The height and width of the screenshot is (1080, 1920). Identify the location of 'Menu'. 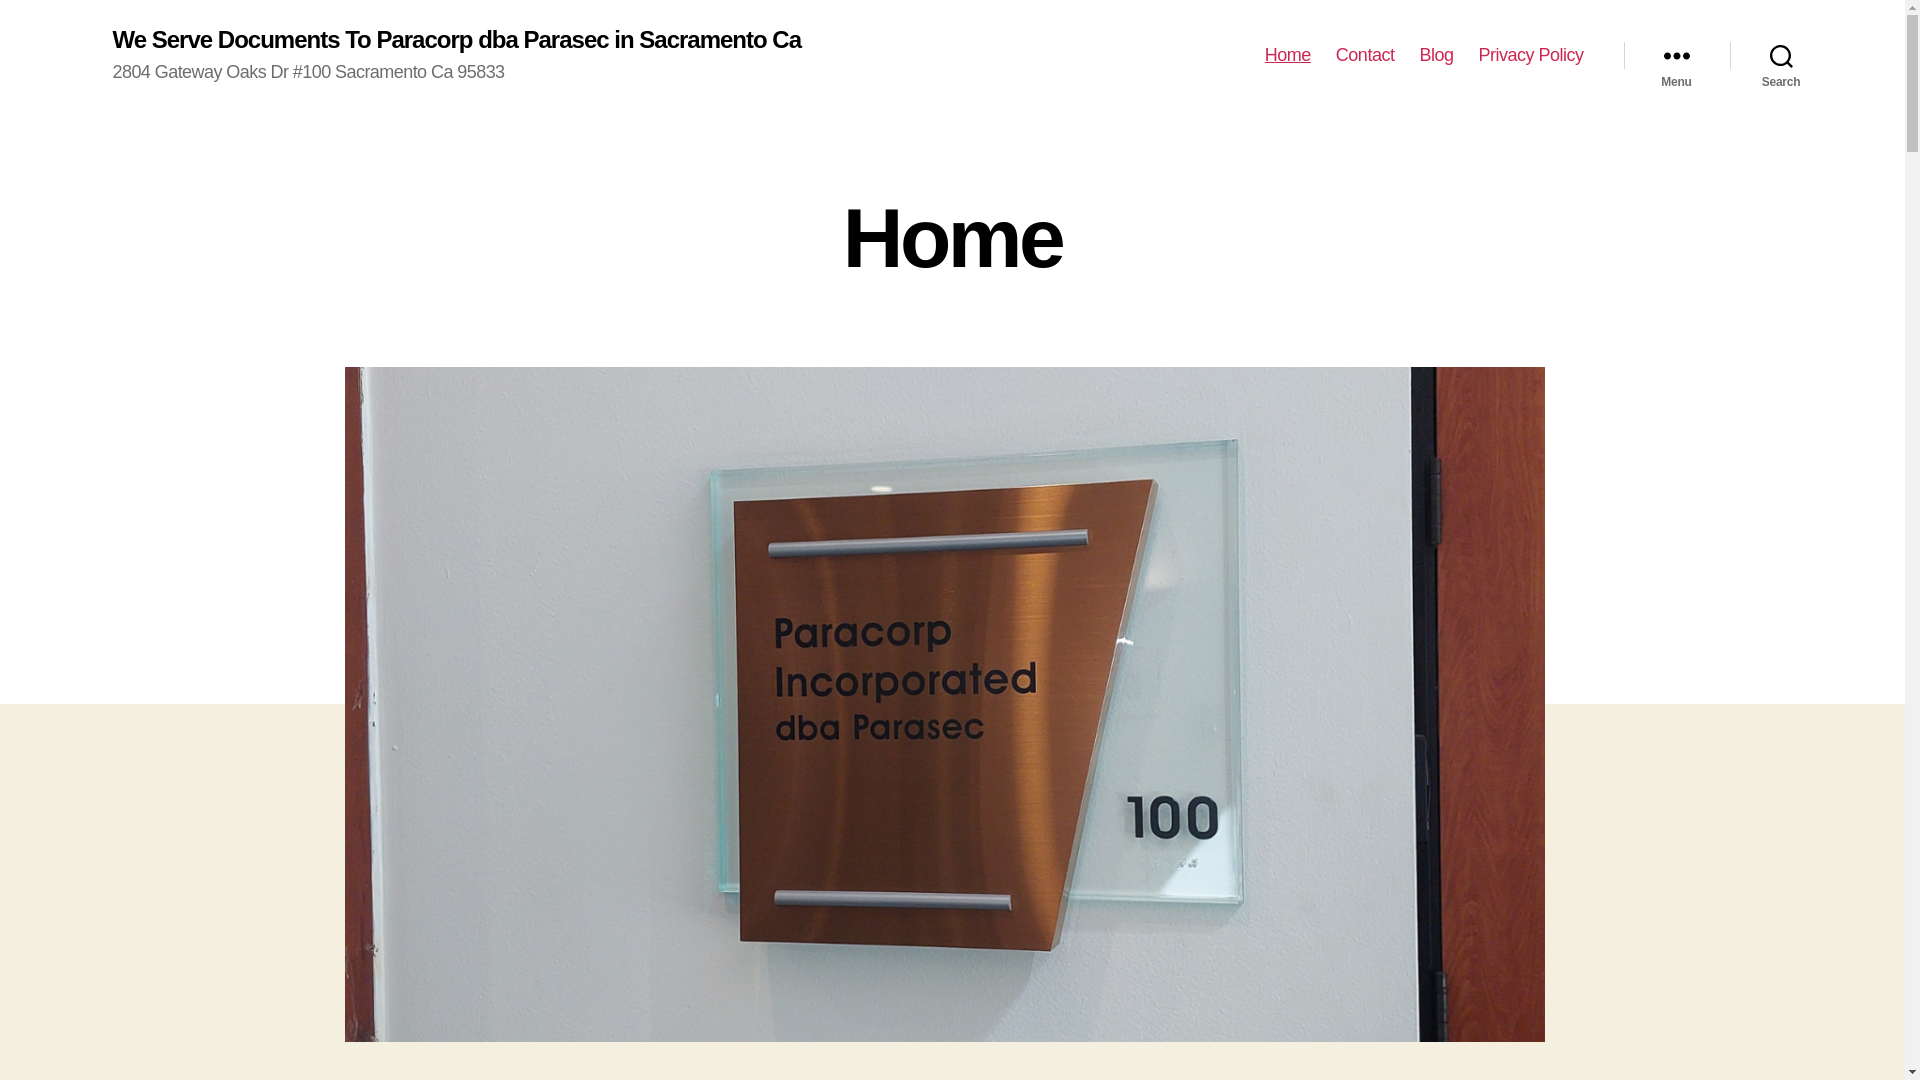
(1676, 55).